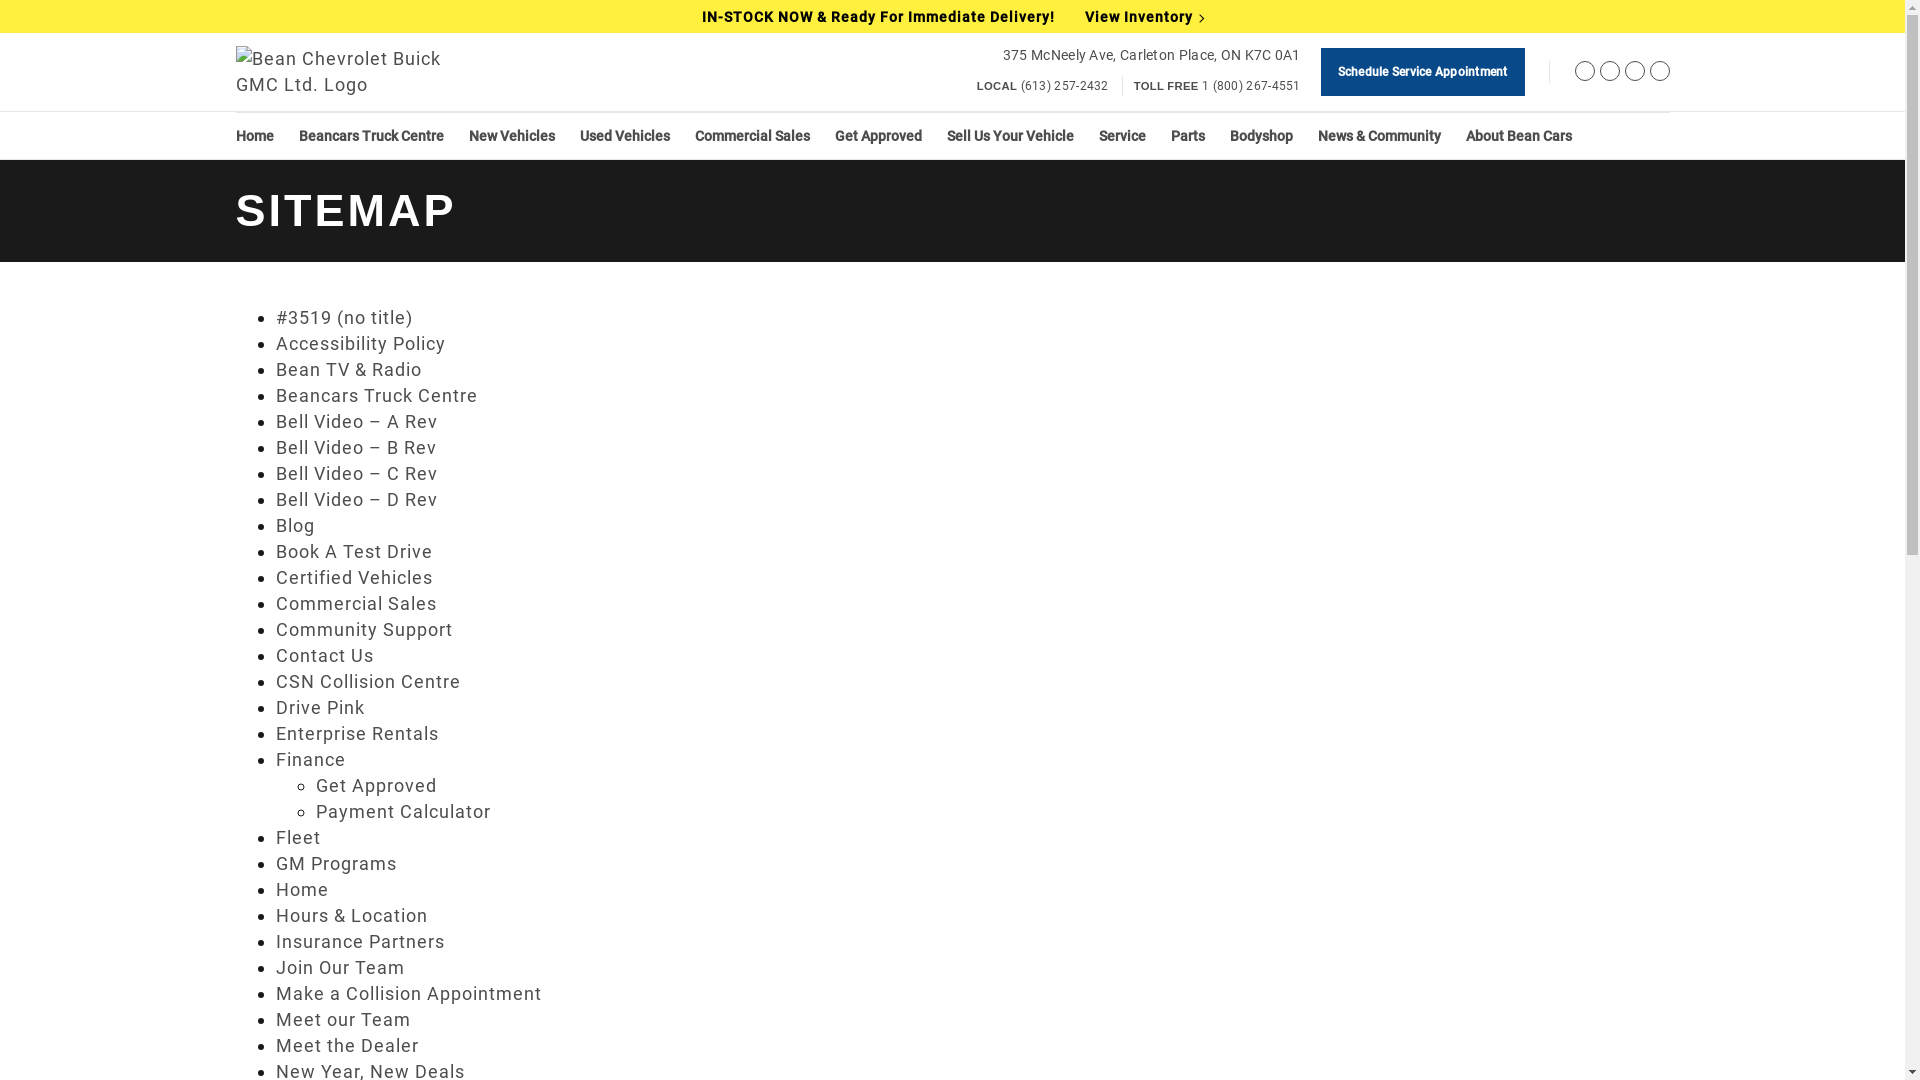 This screenshot has height=1080, width=1920. I want to click on 'Hours & Location', so click(274, 915).